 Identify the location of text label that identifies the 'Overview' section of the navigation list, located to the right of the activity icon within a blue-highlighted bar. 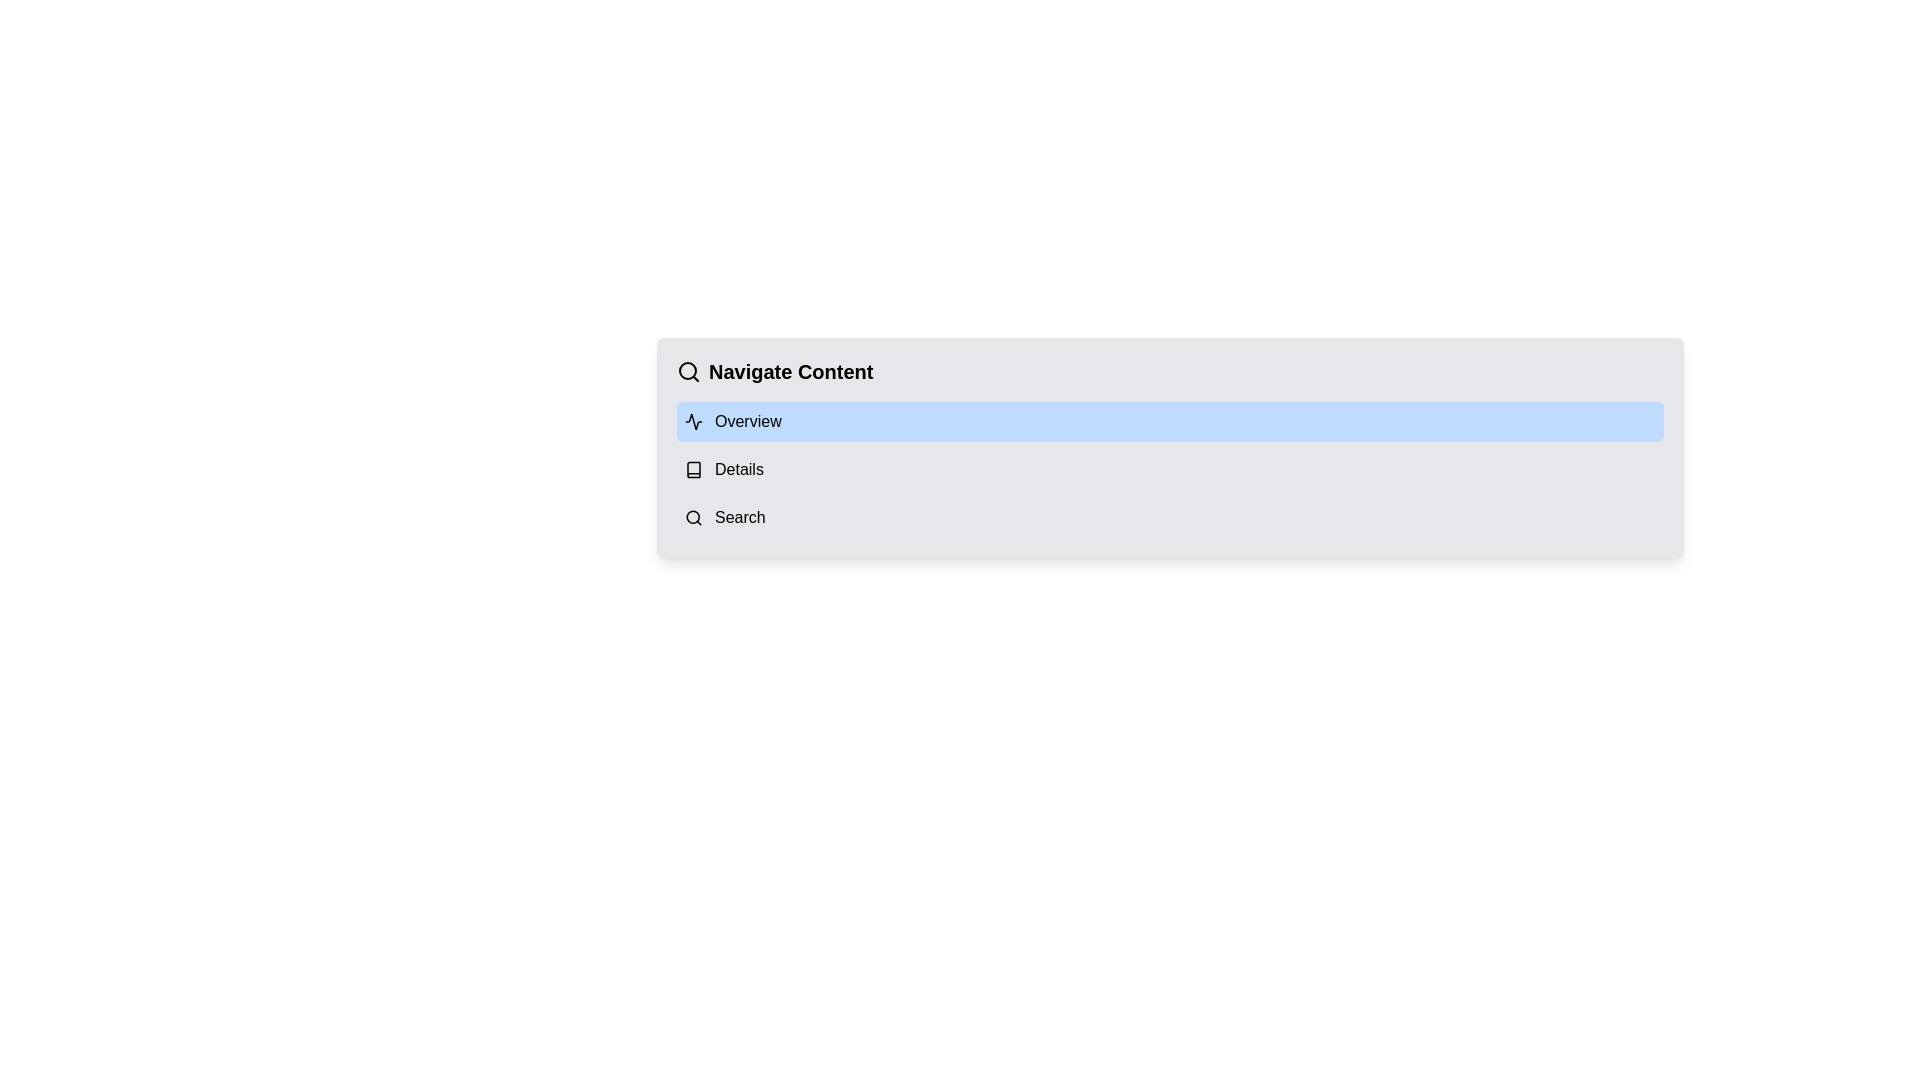
(747, 420).